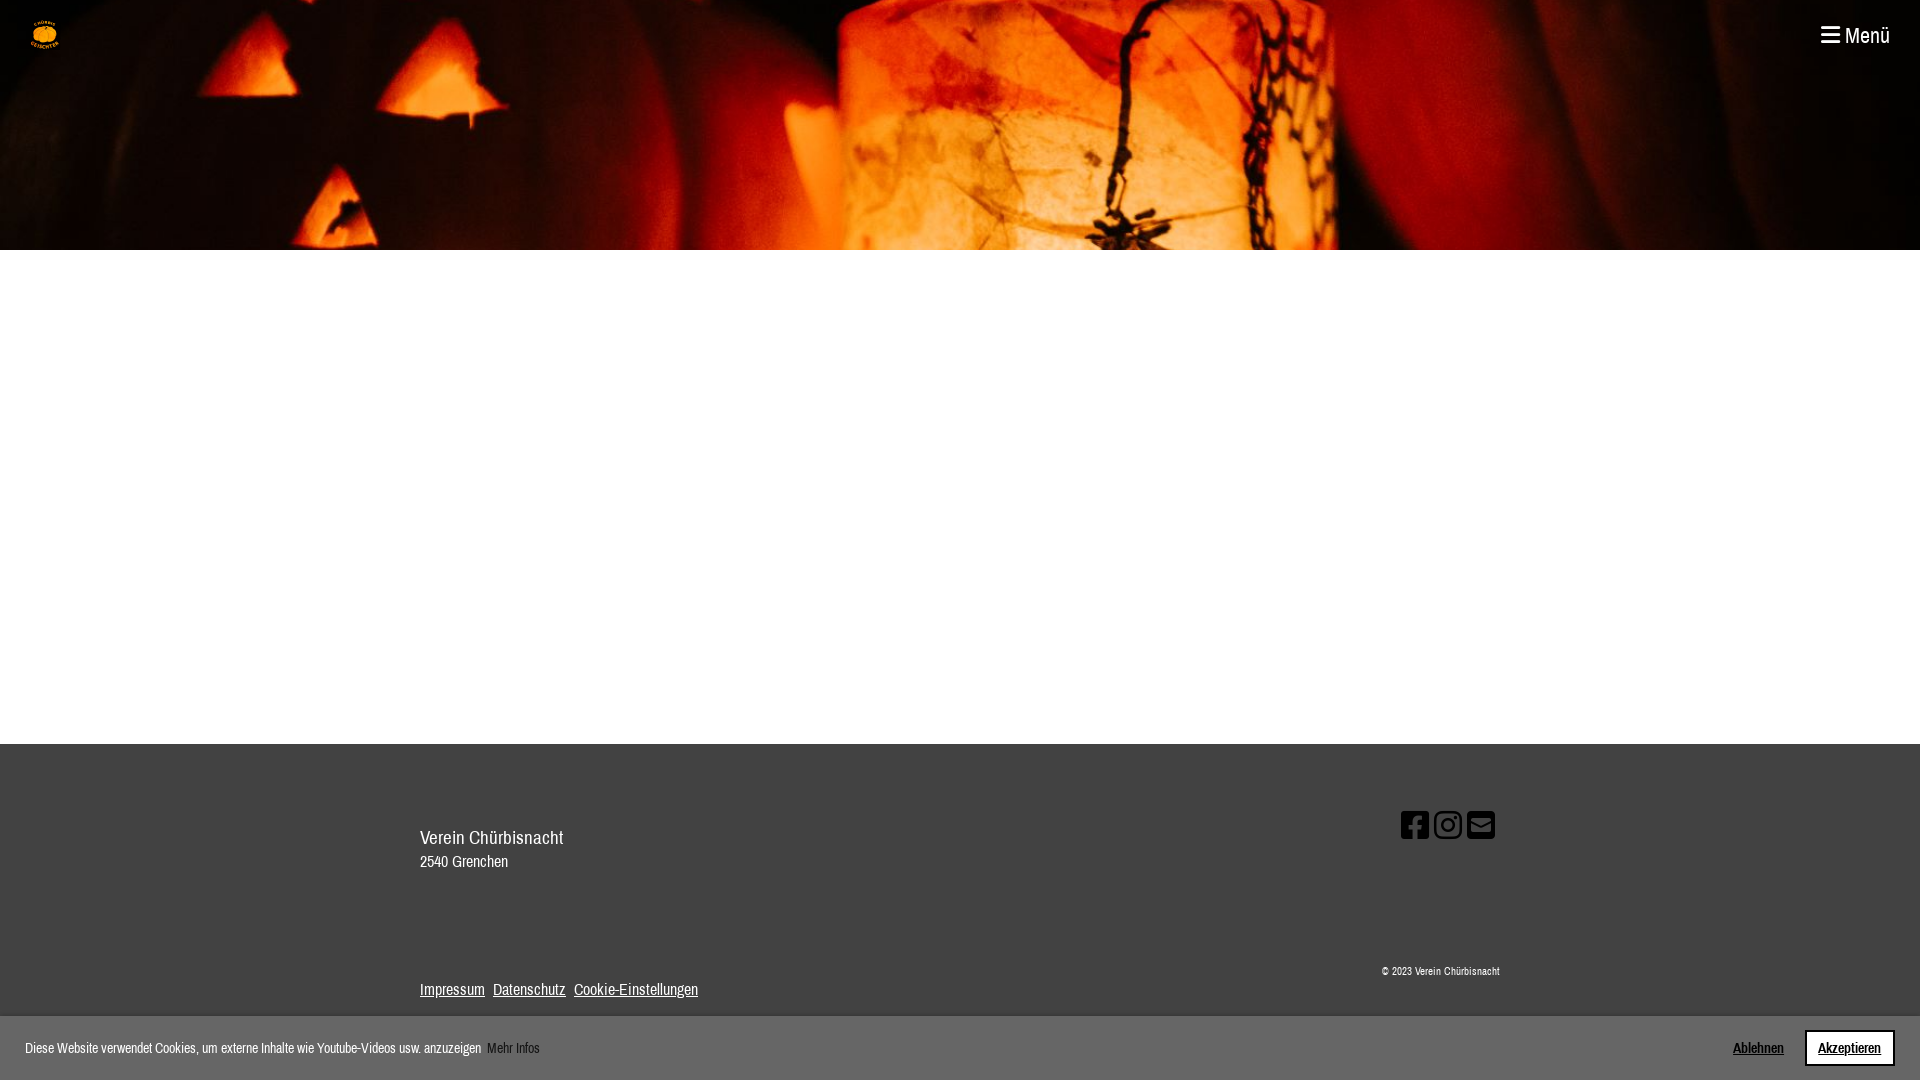 The width and height of the screenshot is (1920, 1080). I want to click on 'Ablehnen', so click(1757, 1047).